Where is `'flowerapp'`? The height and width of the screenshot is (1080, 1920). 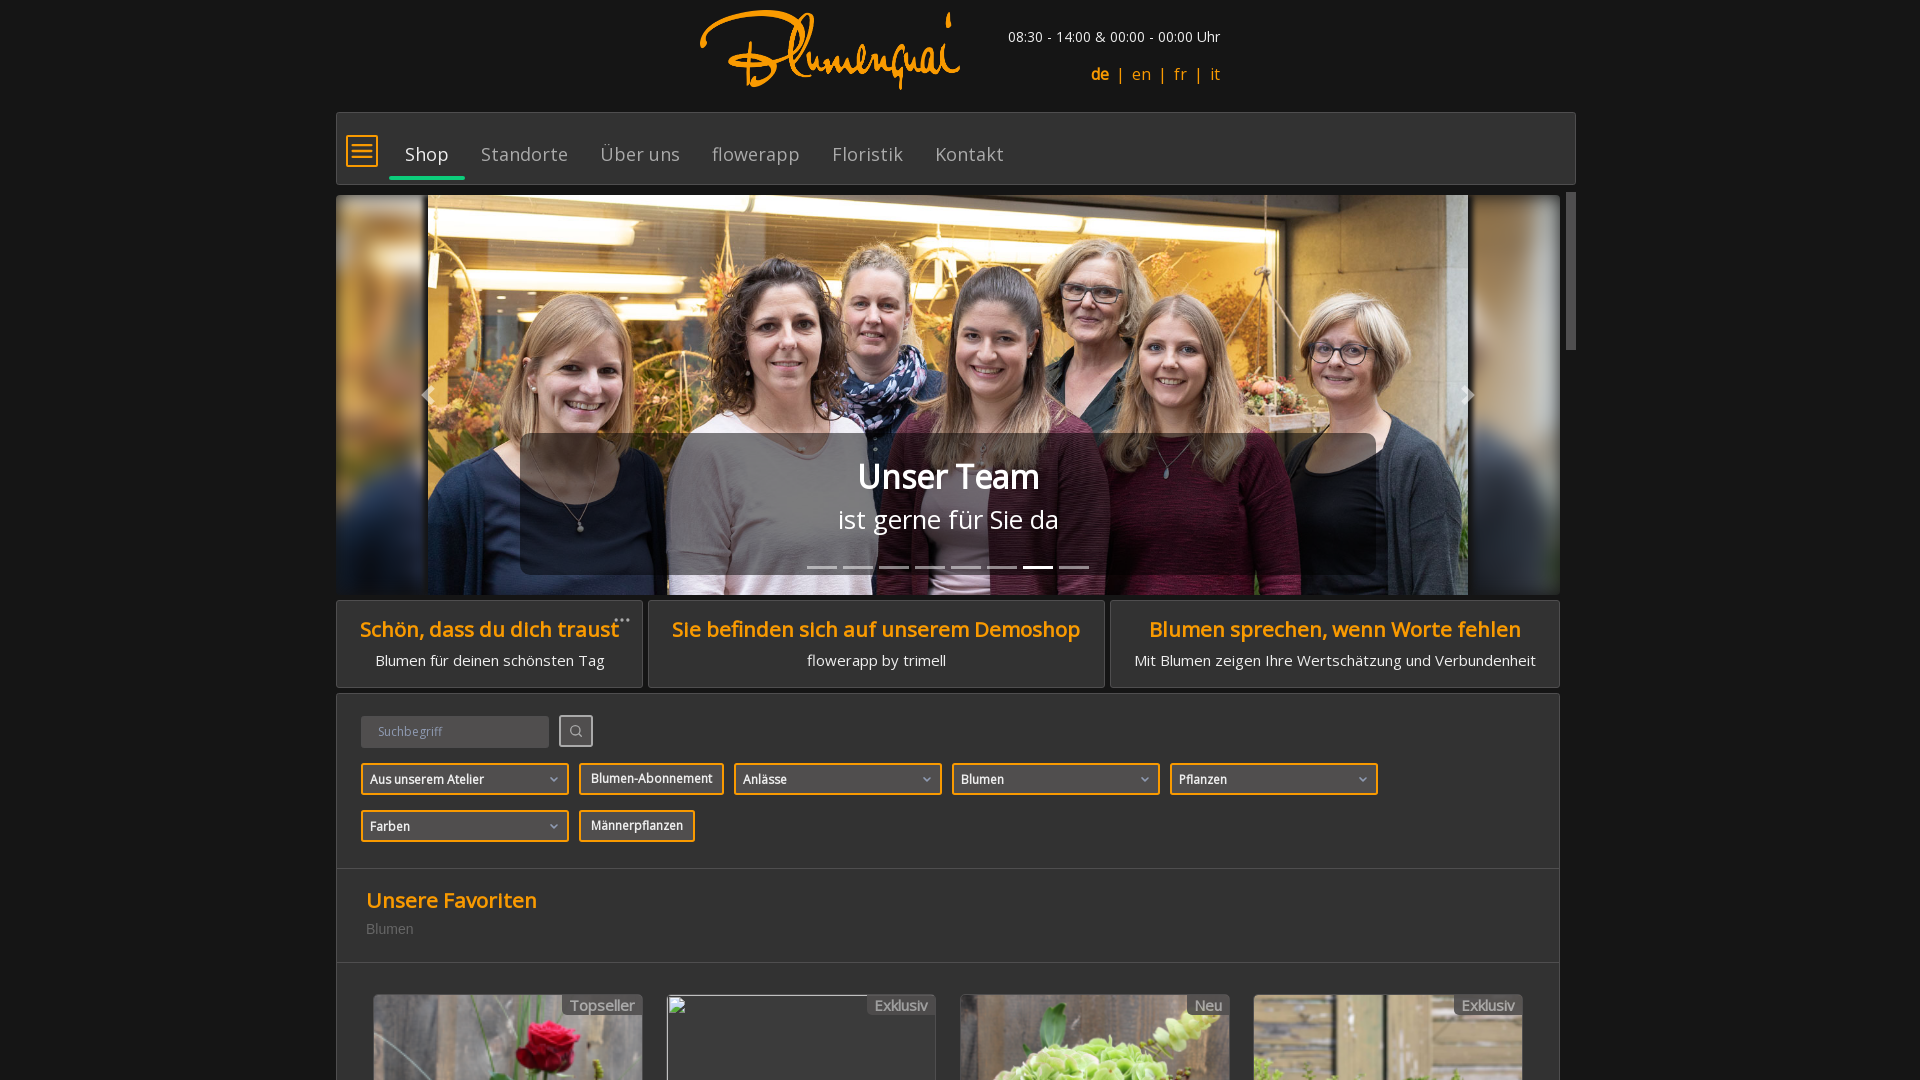 'flowerapp' is located at coordinates (754, 144).